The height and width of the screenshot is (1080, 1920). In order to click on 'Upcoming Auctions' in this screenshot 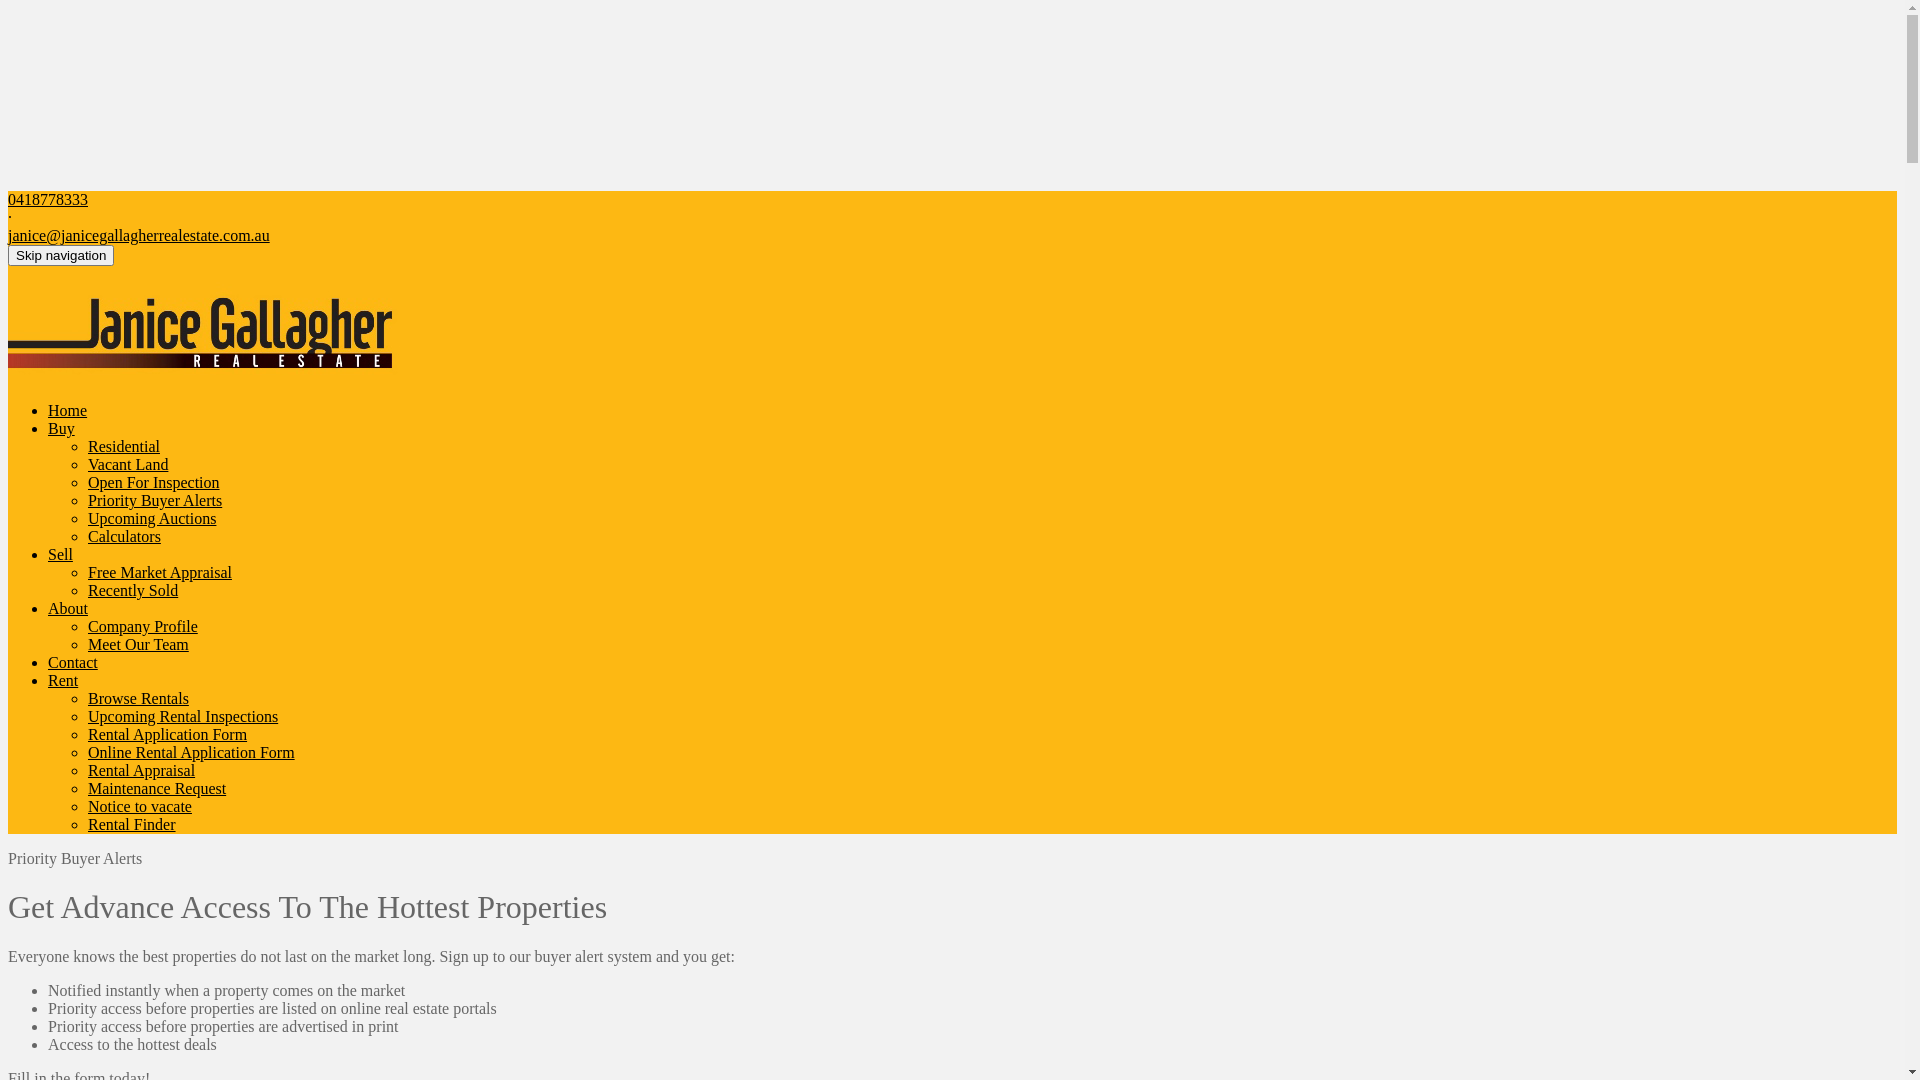, I will do `click(151, 517)`.